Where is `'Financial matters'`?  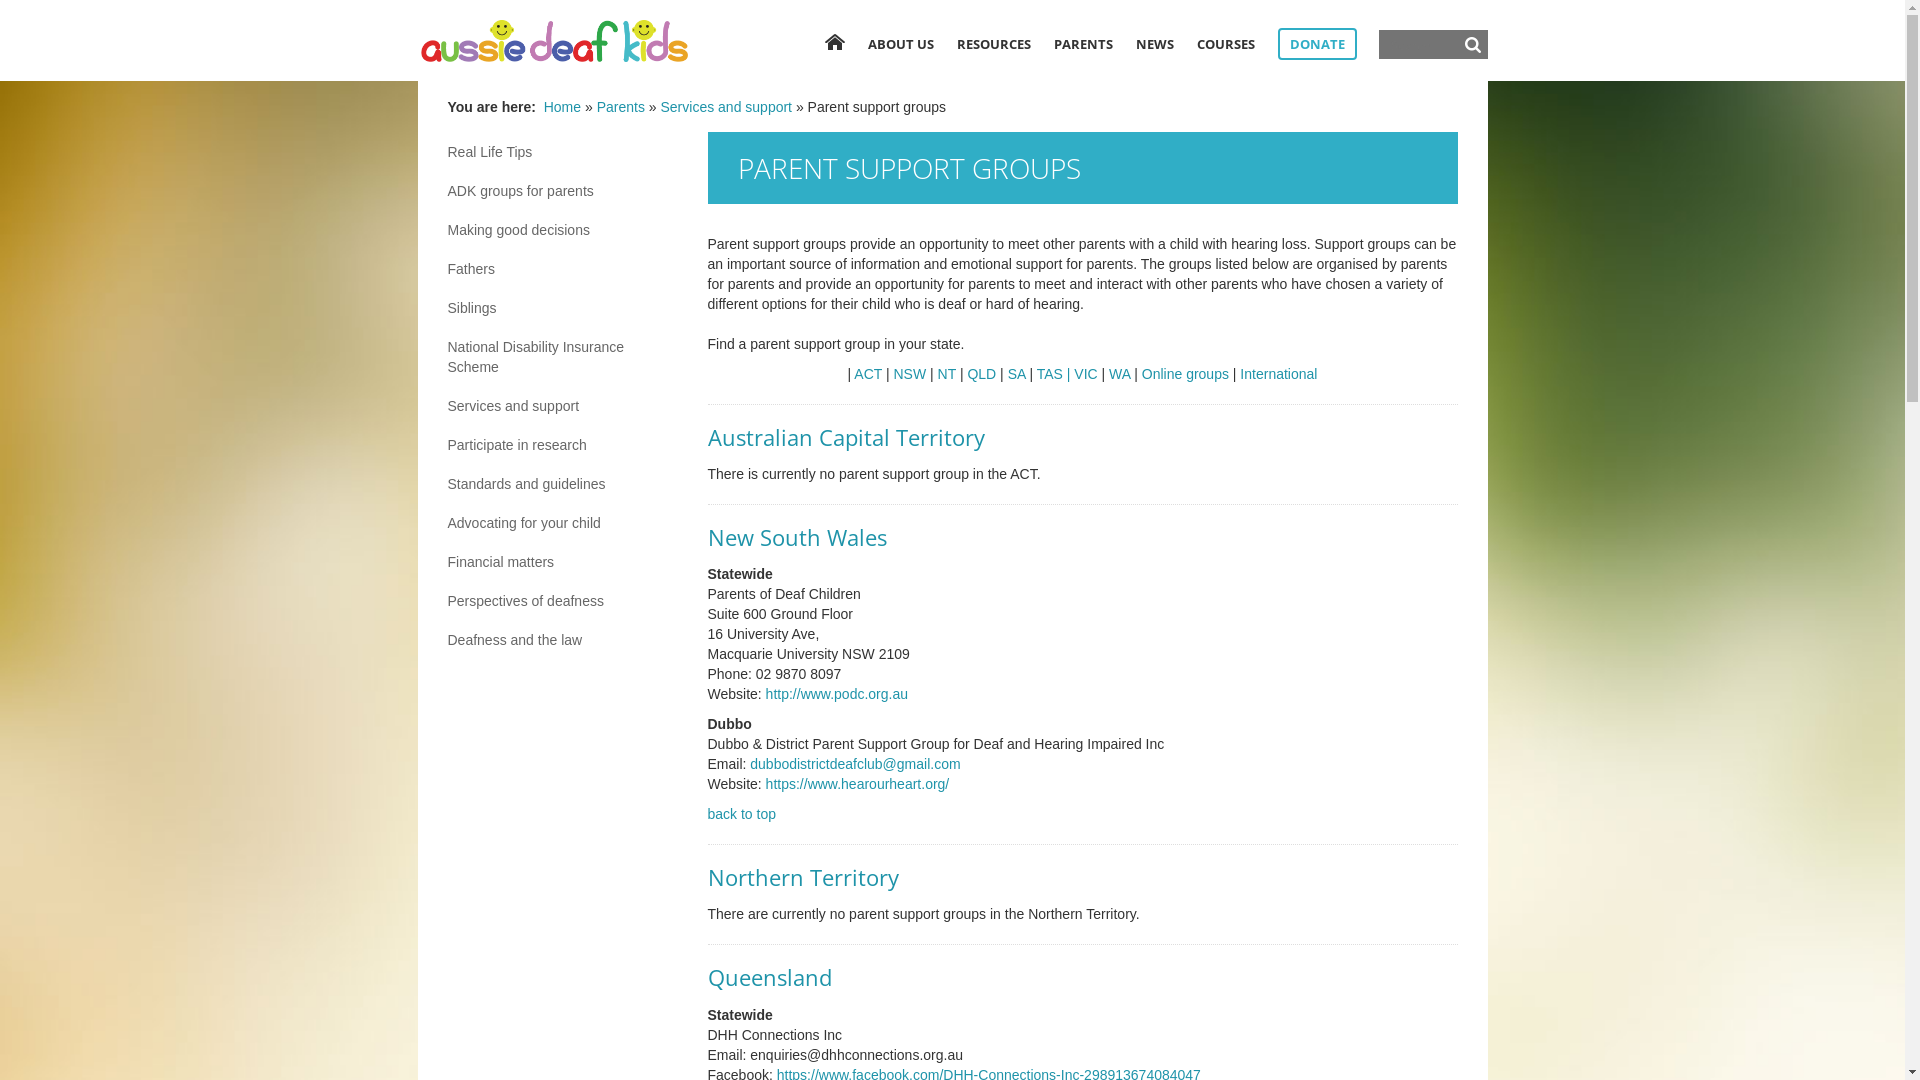
'Financial matters' is located at coordinates (561, 562).